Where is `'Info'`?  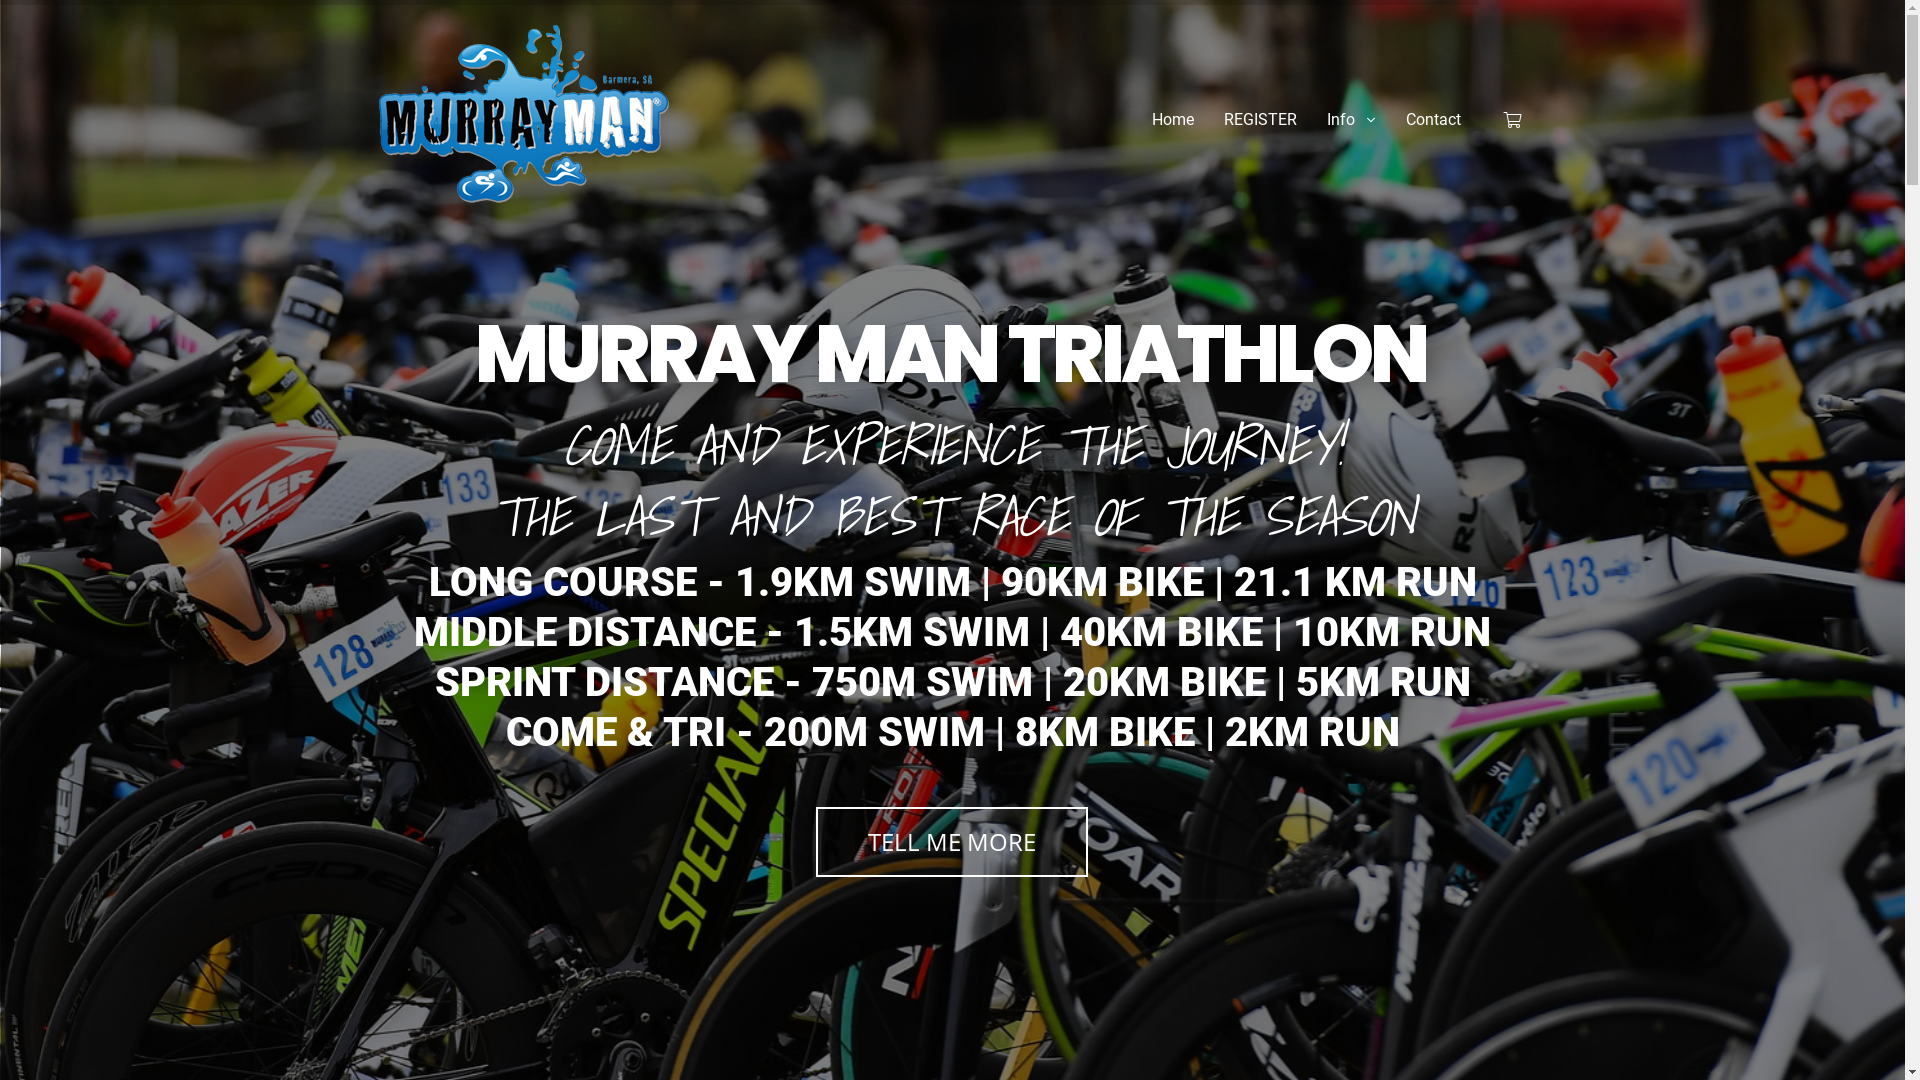 'Info' is located at coordinates (1311, 119).